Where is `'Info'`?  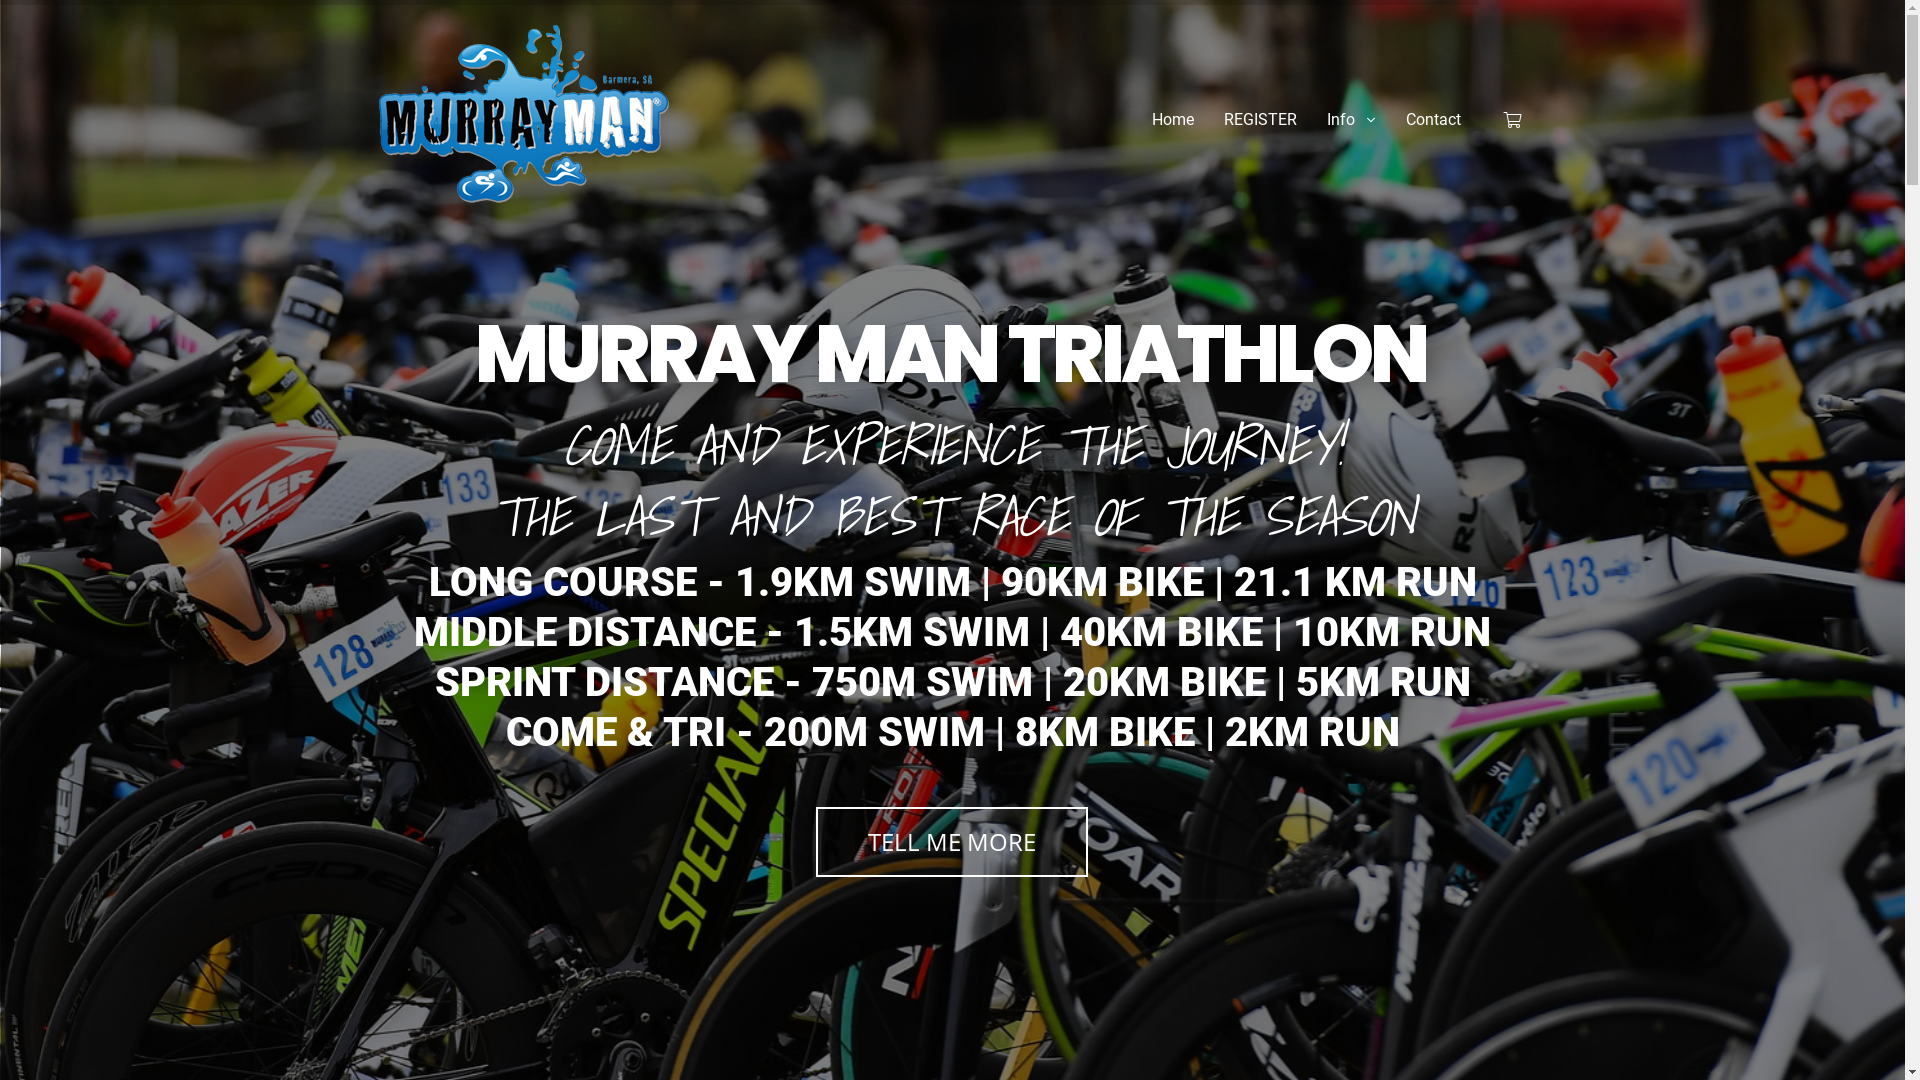 'Info' is located at coordinates (1311, 119).